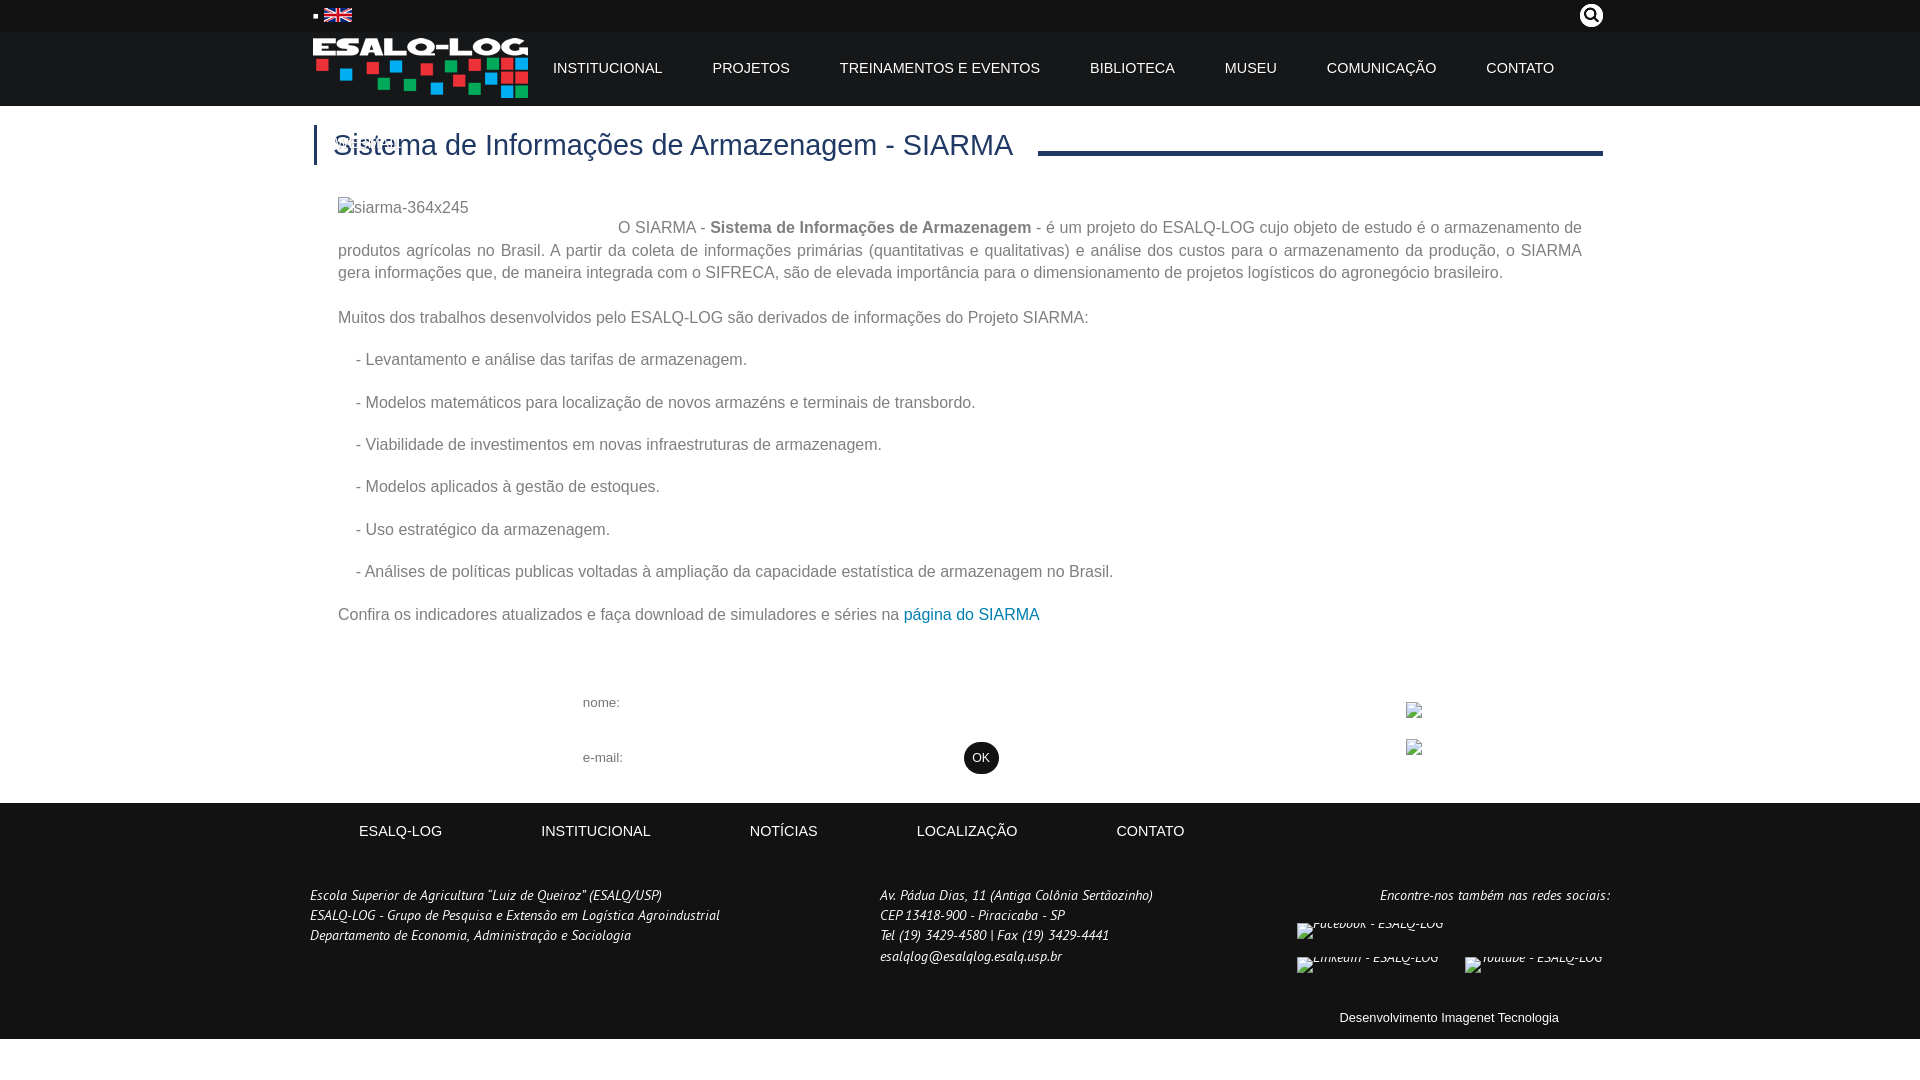 The height and width of the screenshot is (1080, 1920). I want to click on 'CONTATO', so click(1520, 67).